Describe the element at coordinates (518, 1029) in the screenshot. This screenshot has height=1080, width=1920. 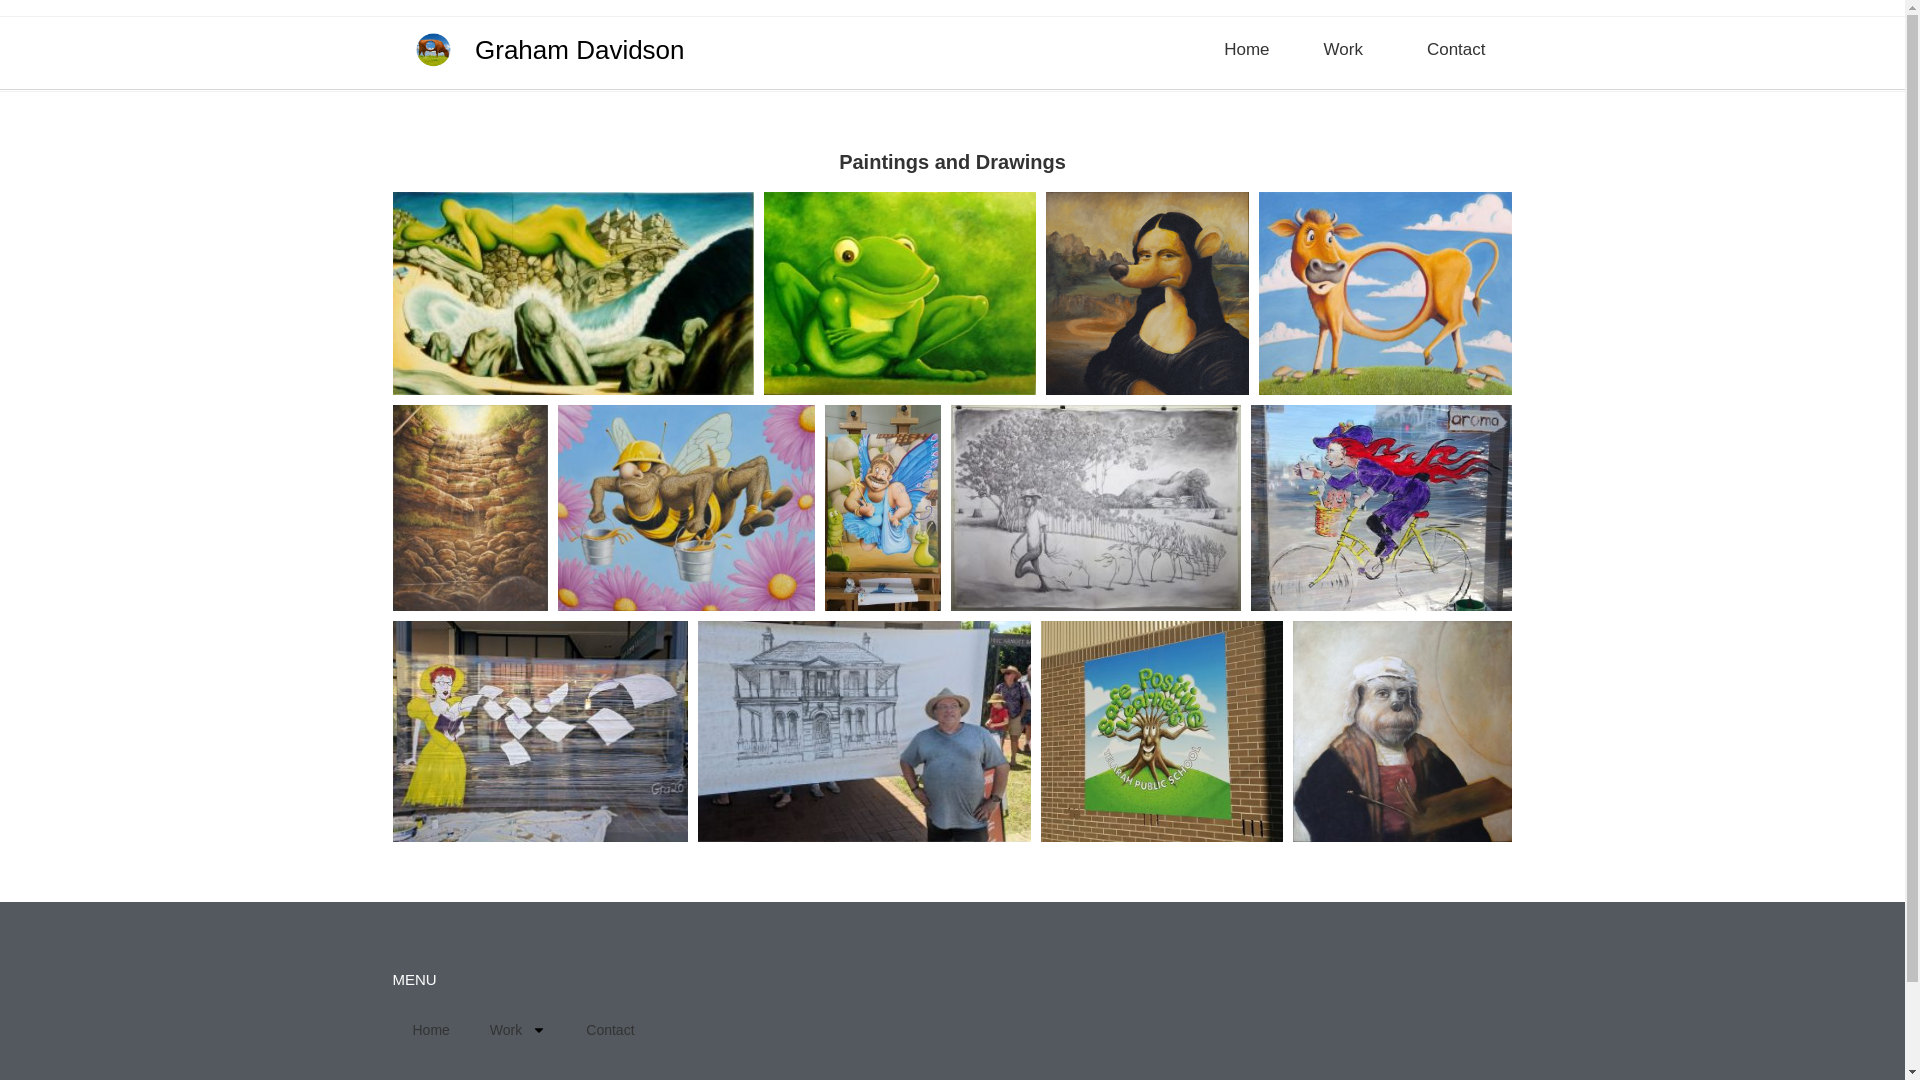
I see `'Work'` at that location.